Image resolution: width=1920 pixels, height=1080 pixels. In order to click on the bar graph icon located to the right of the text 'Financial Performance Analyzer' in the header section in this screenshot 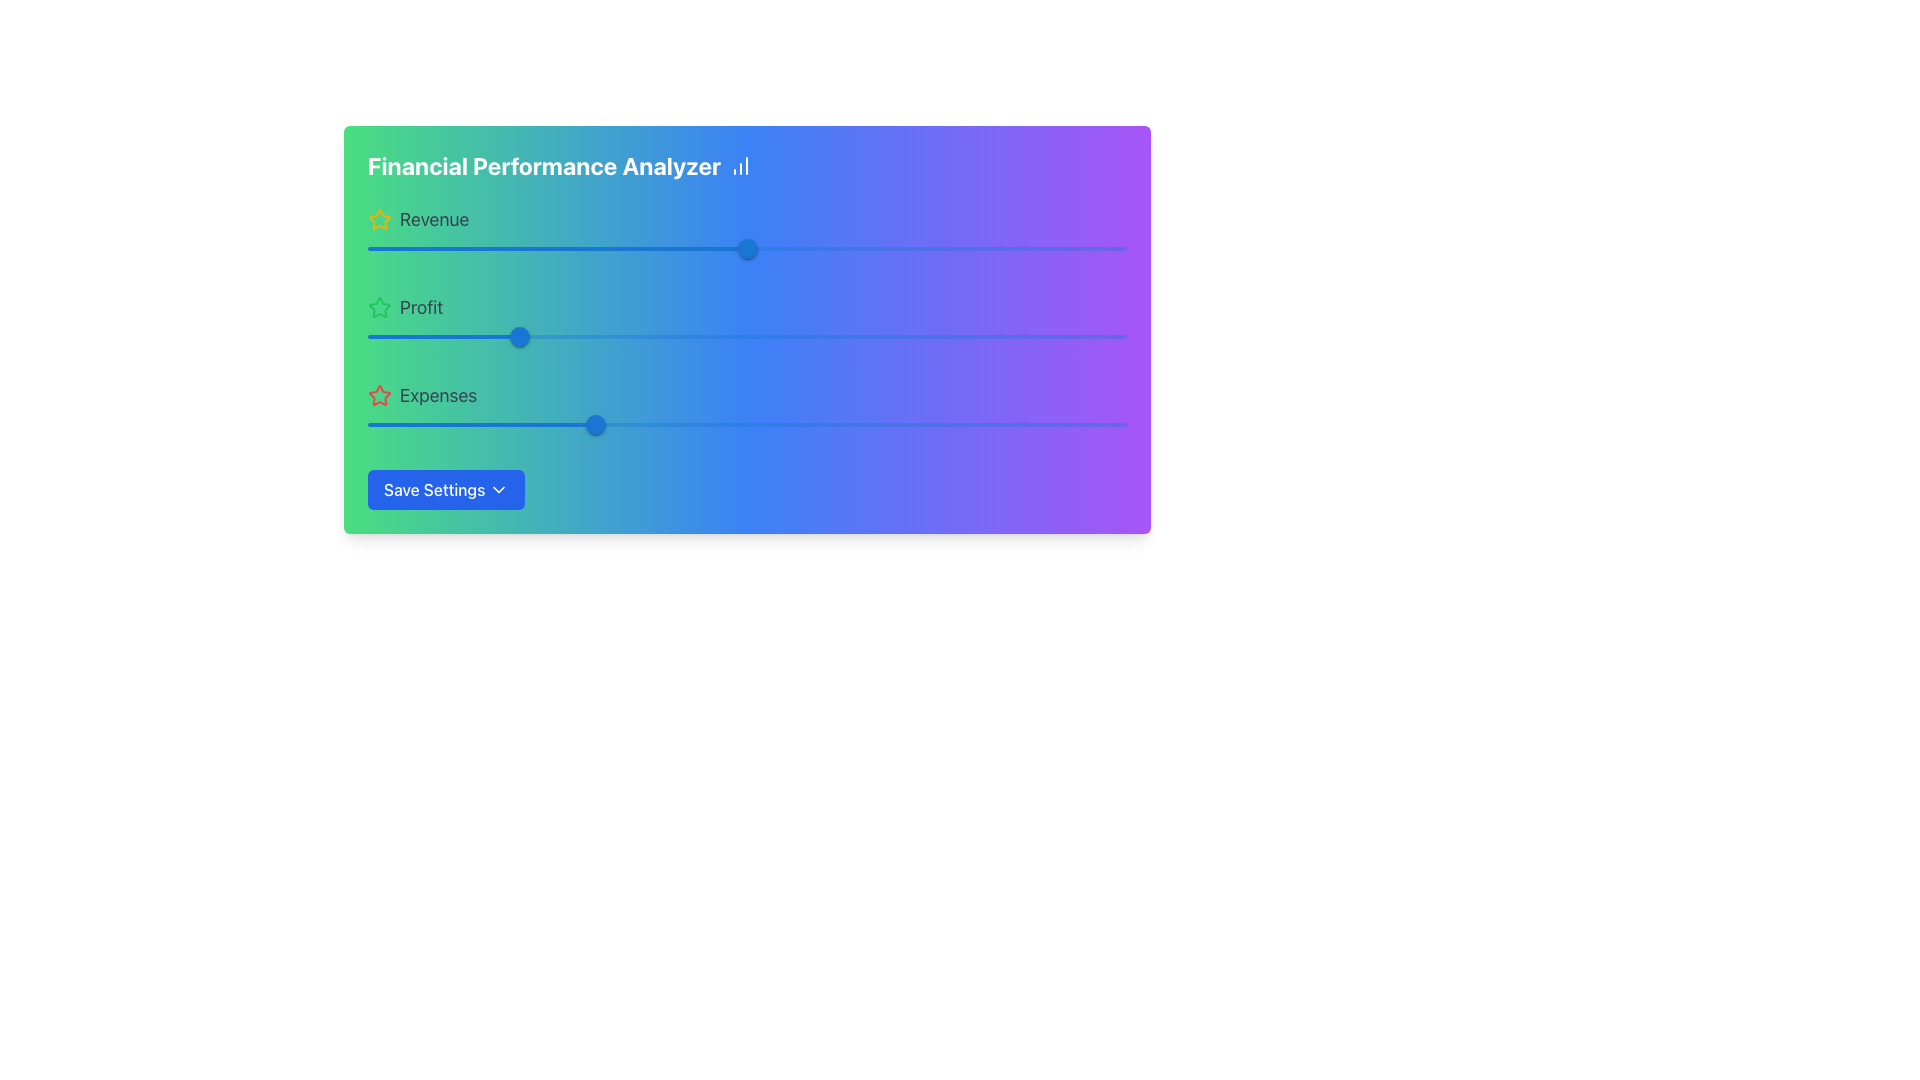, I will do `click(740, 164)`.